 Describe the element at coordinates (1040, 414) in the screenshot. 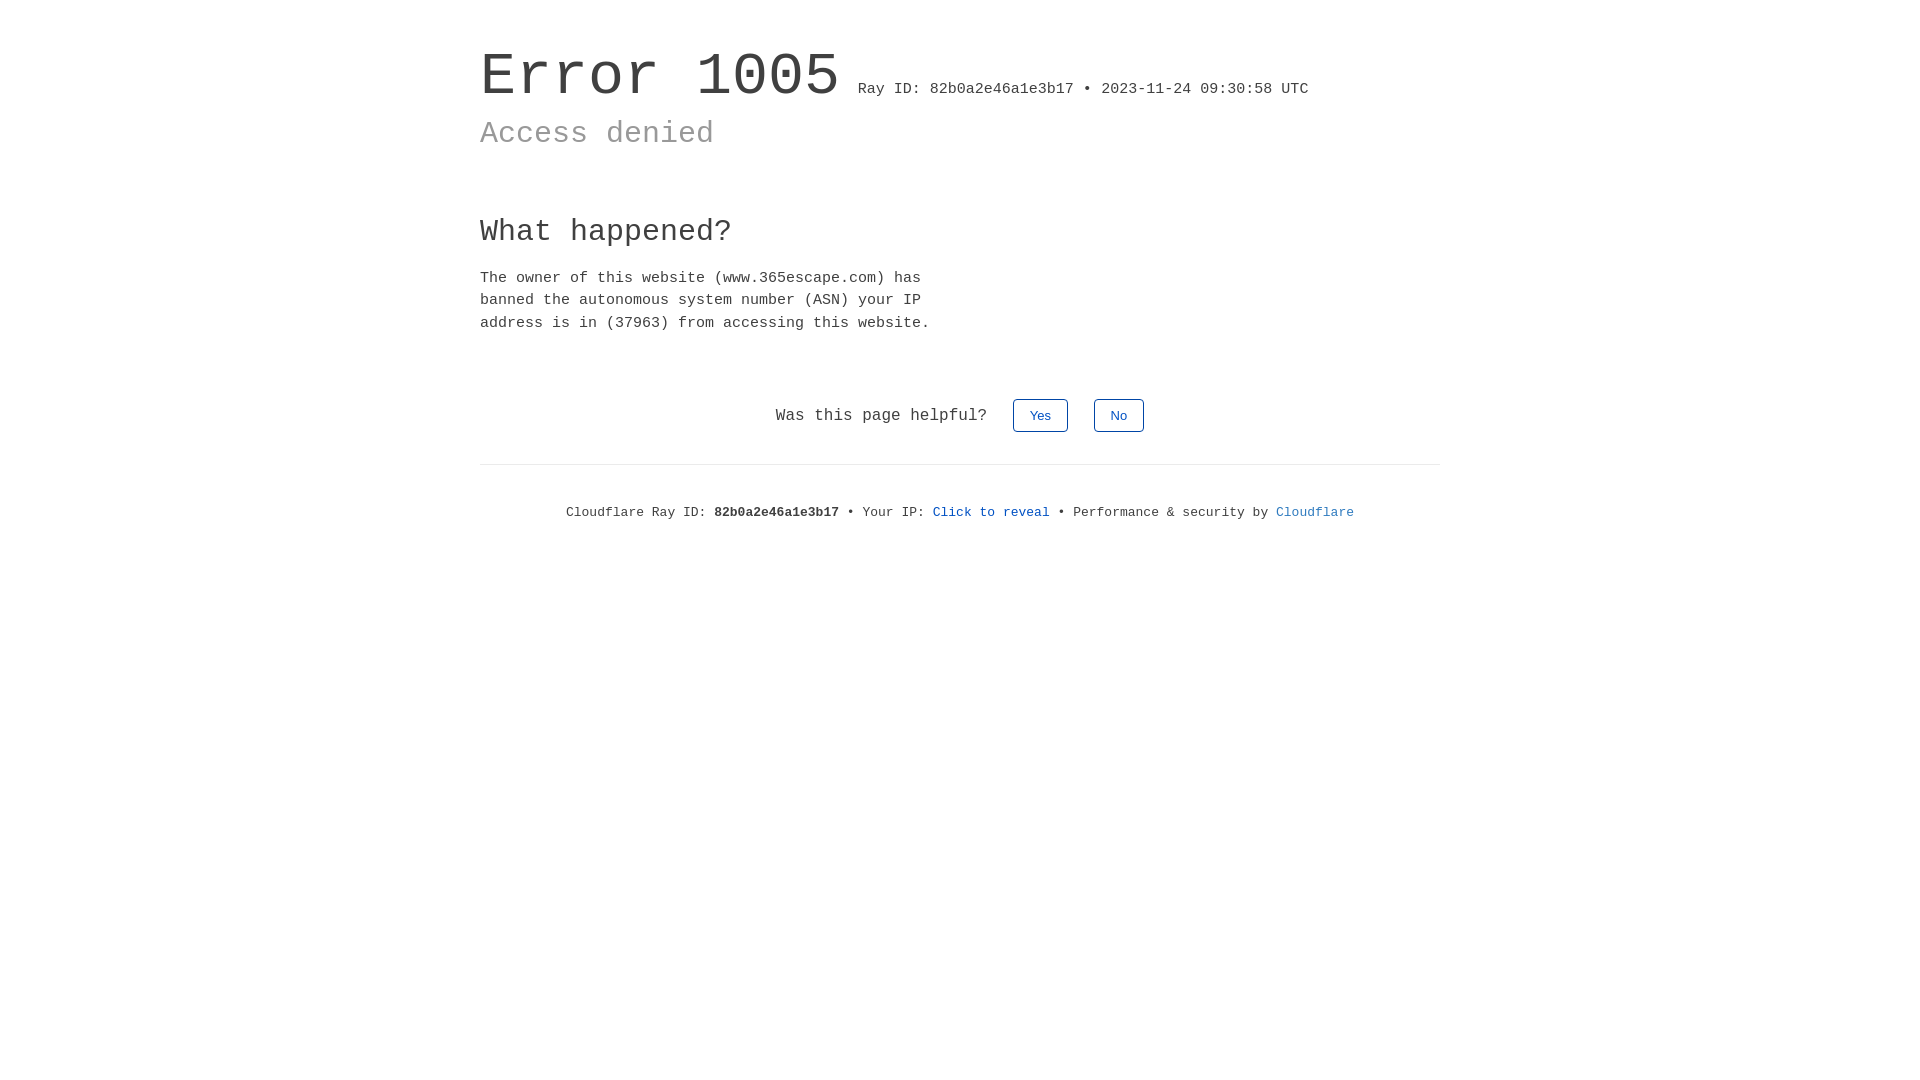

I see `'Yes'` at that location.